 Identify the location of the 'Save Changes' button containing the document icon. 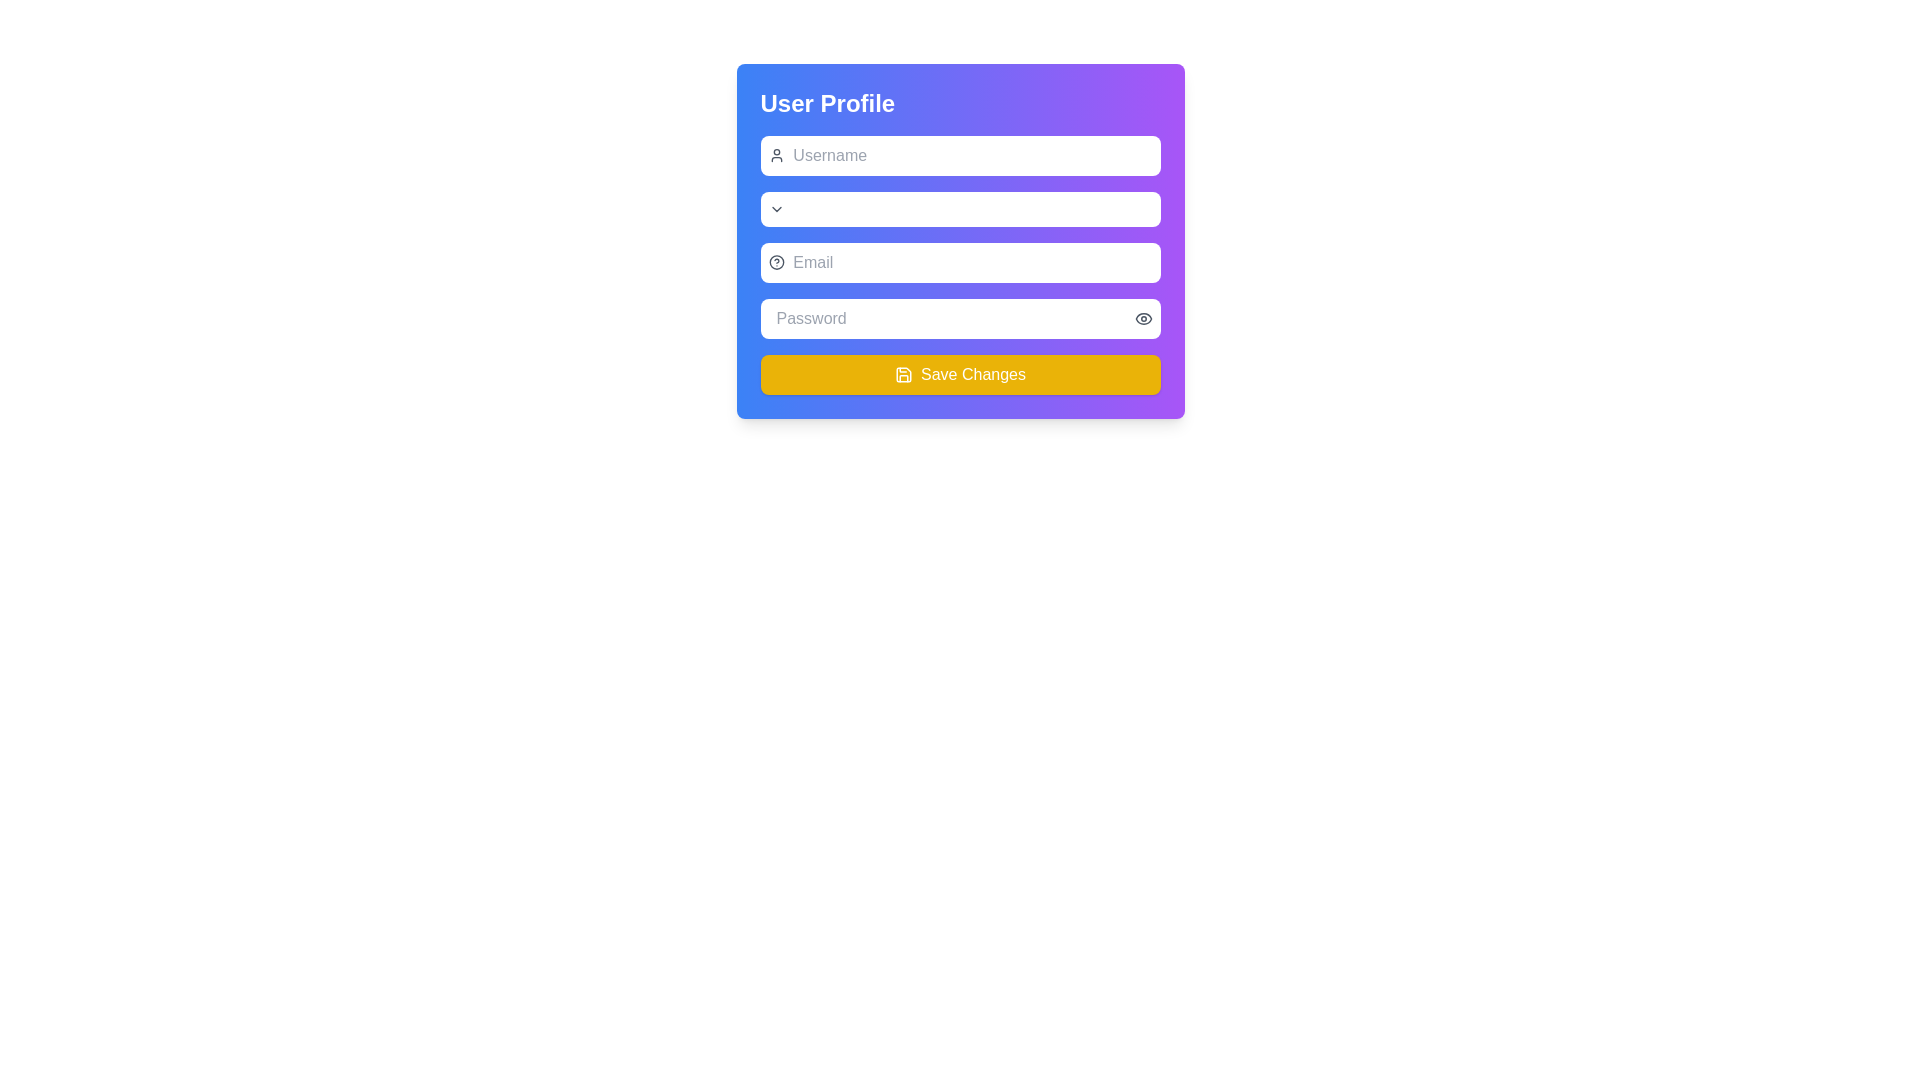
(902, 374).